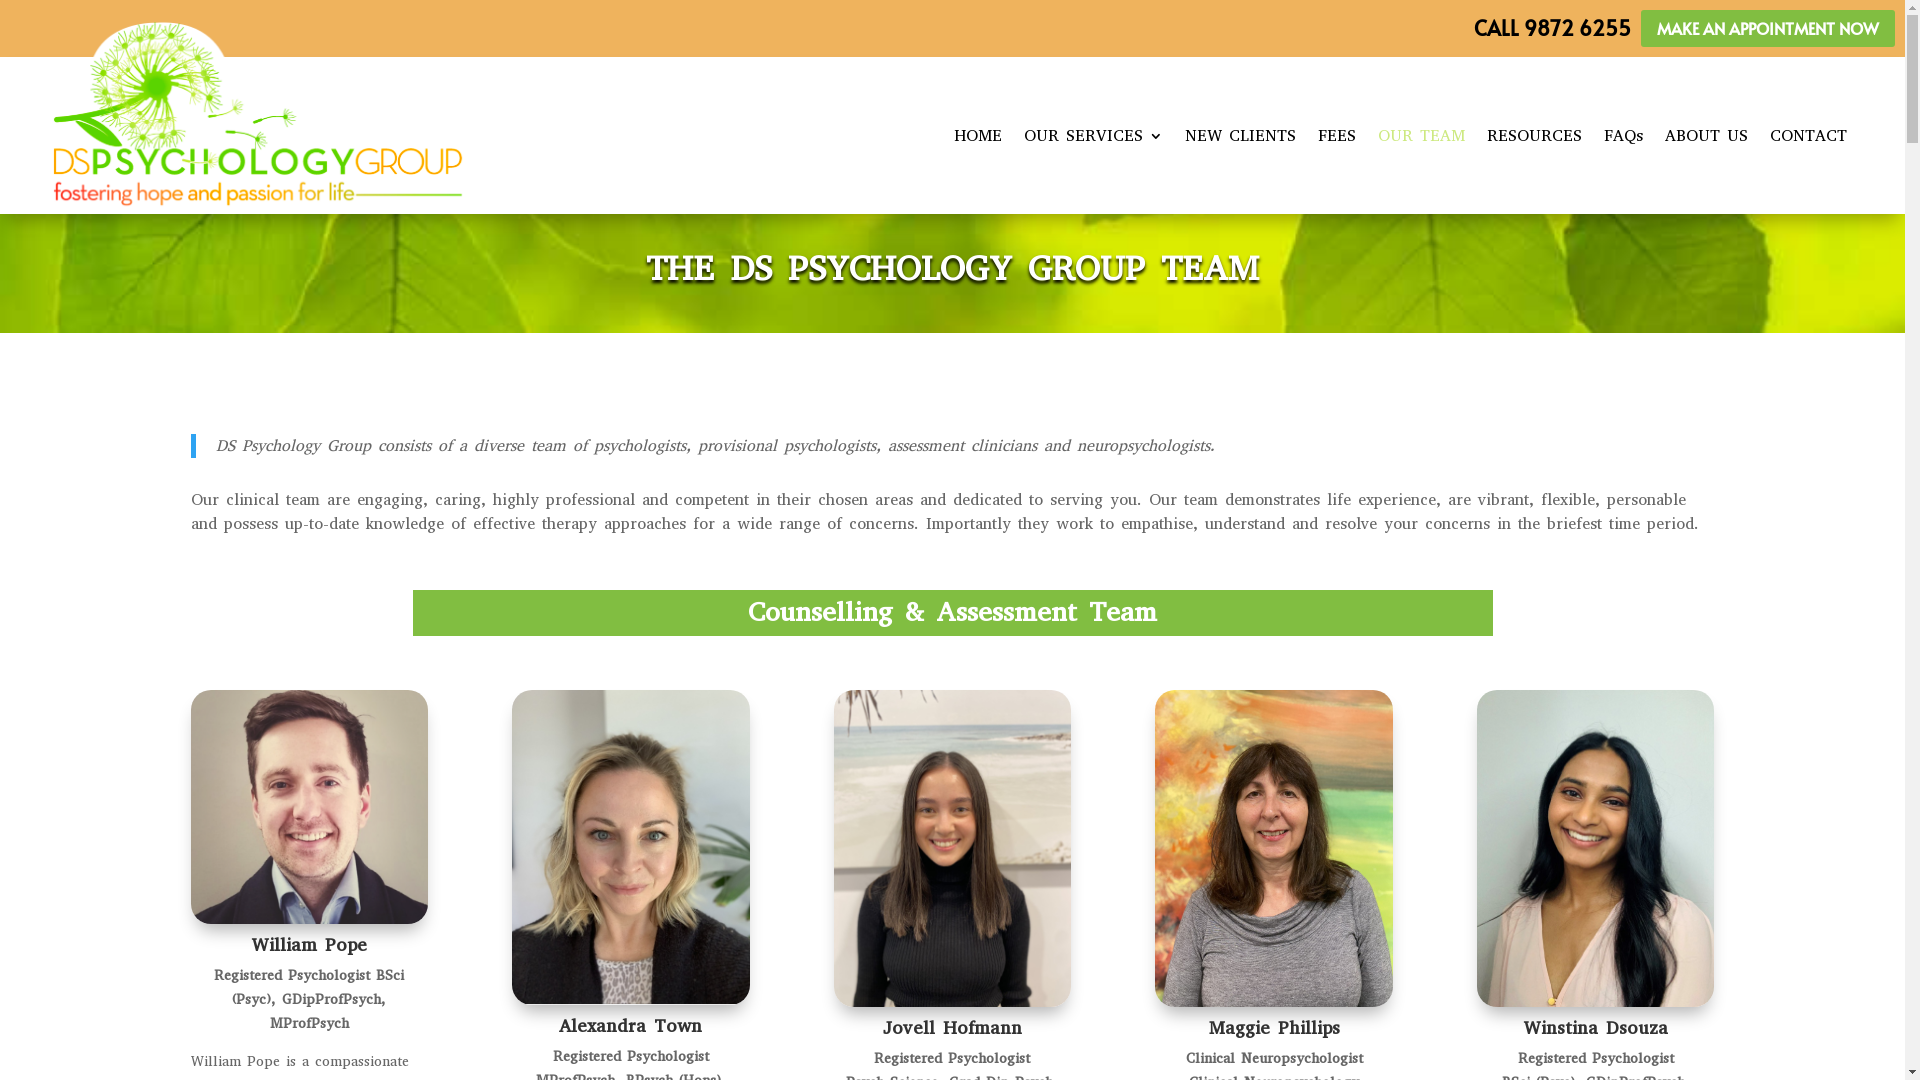 Image resolution: width=1920 pixels, height=1080 pixels. What do you see at coordinates (1767, 28) in the screenshot?
I see `'MAKE AN APPOINTMENT NOW'` at bounding box center [1767, 28].